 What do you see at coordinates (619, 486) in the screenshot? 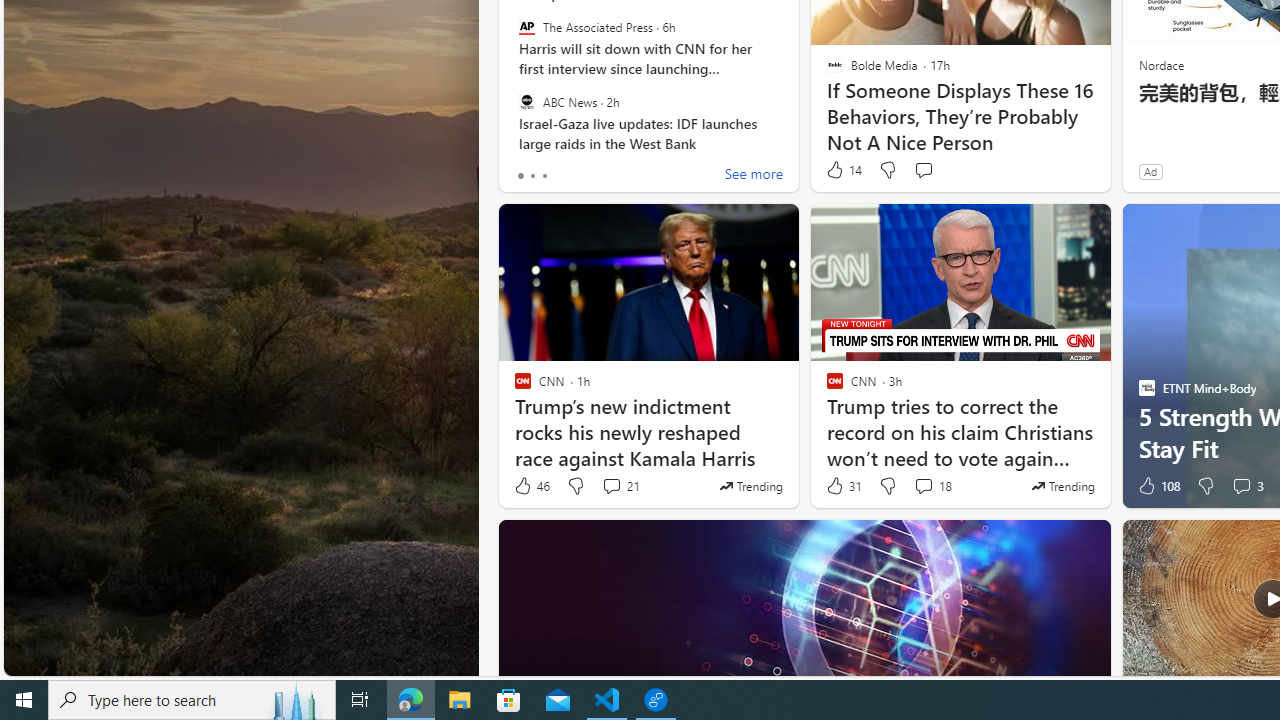
I see `'View comments 21 Comment'` at bounding box center [619, 486].